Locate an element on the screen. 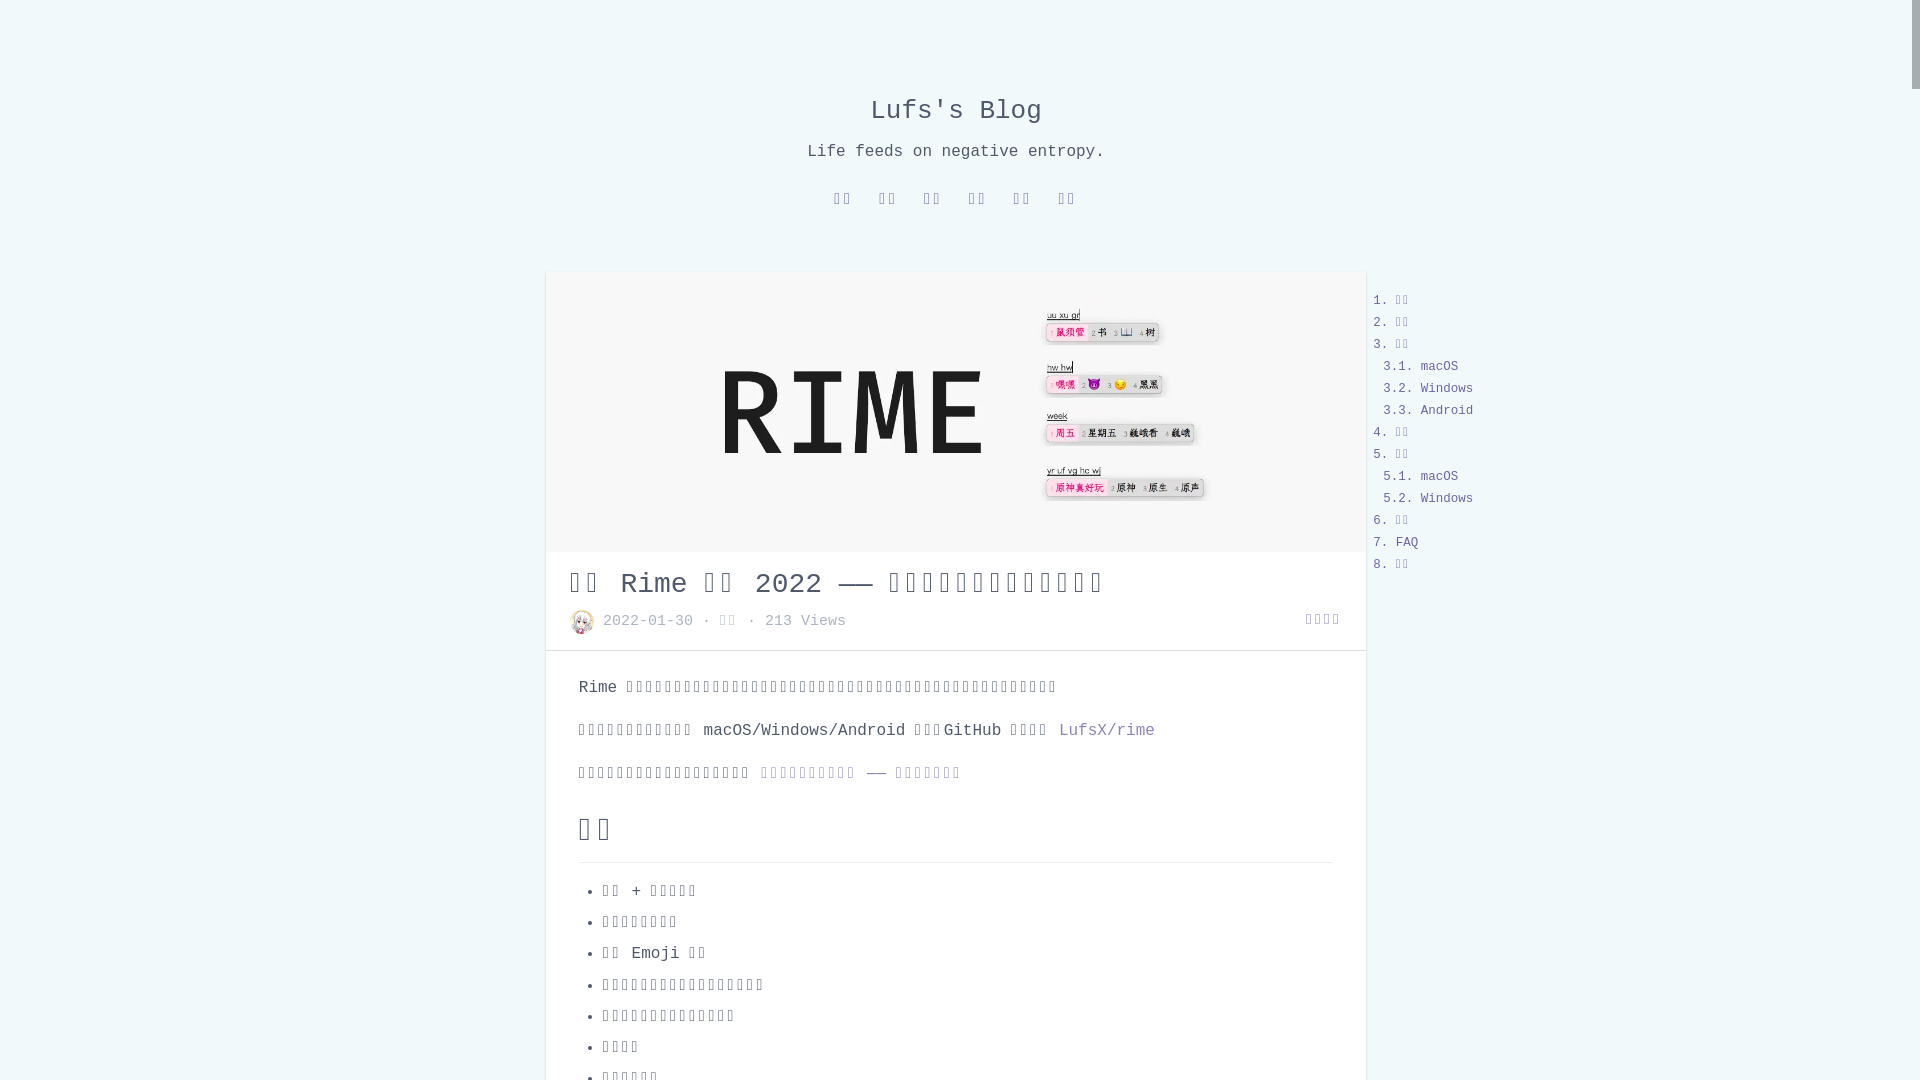 The width and height of the screenshot is (1920, 1080). '3.1. macOS' is located at coordinates (1419, 366).